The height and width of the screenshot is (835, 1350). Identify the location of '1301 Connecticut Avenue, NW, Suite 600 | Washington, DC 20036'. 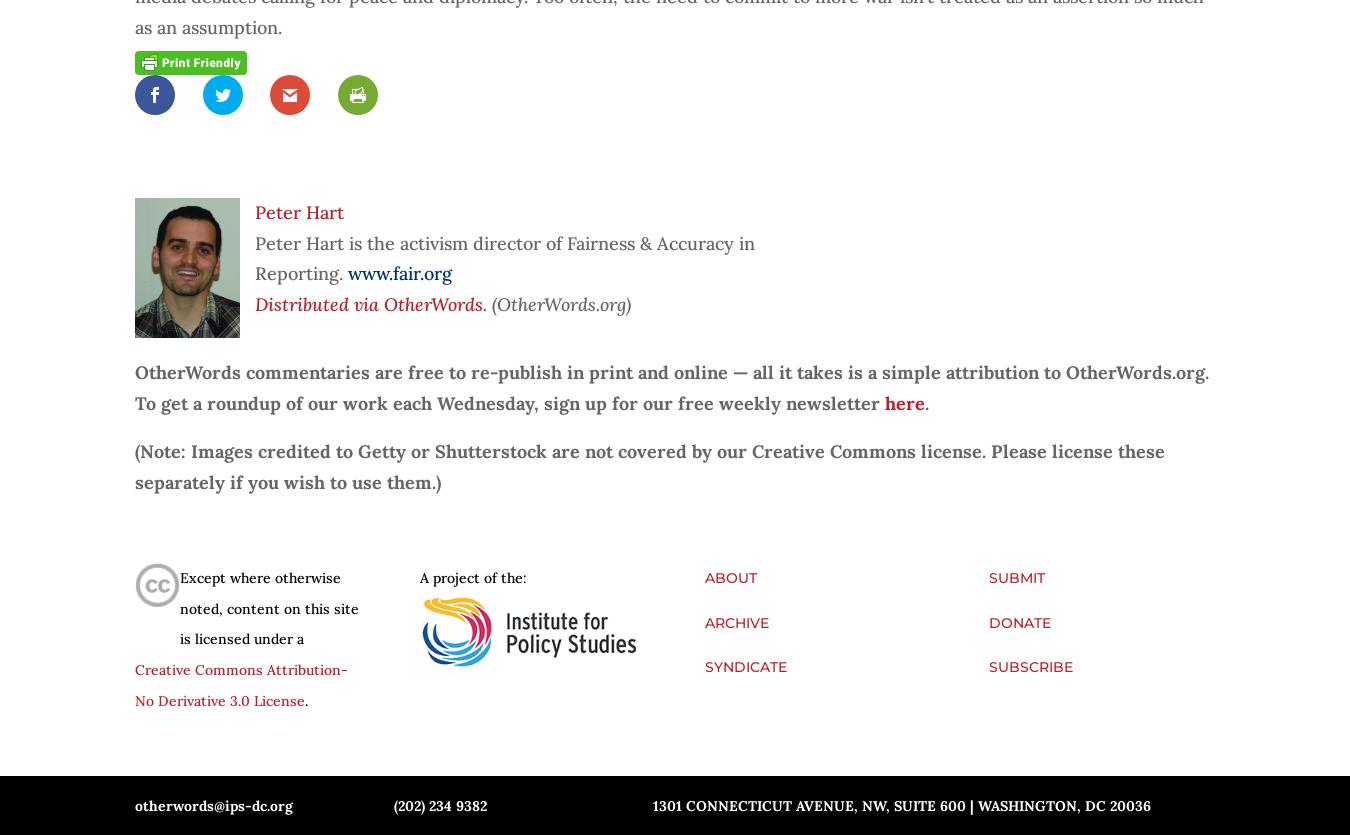
(900, 804).